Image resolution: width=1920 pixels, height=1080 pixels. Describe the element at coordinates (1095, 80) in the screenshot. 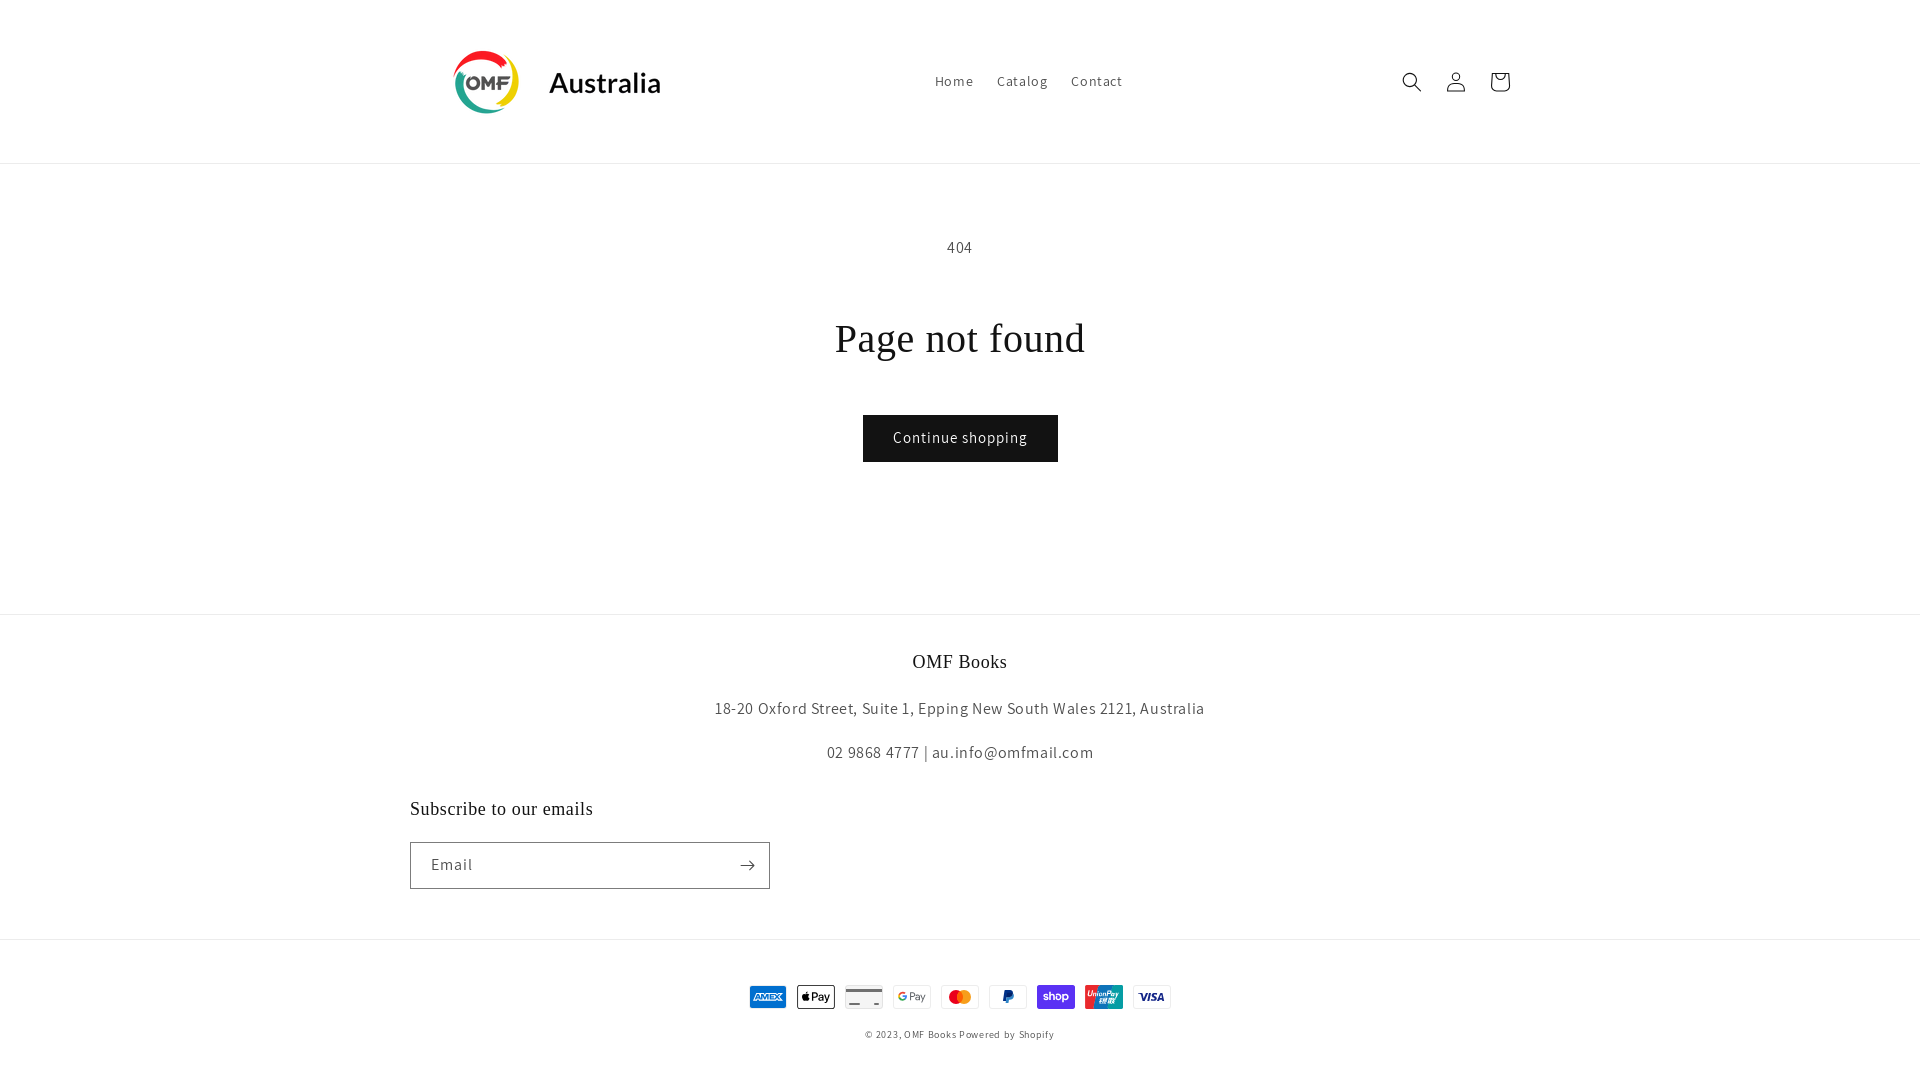

I see `'Contact'` at that location.